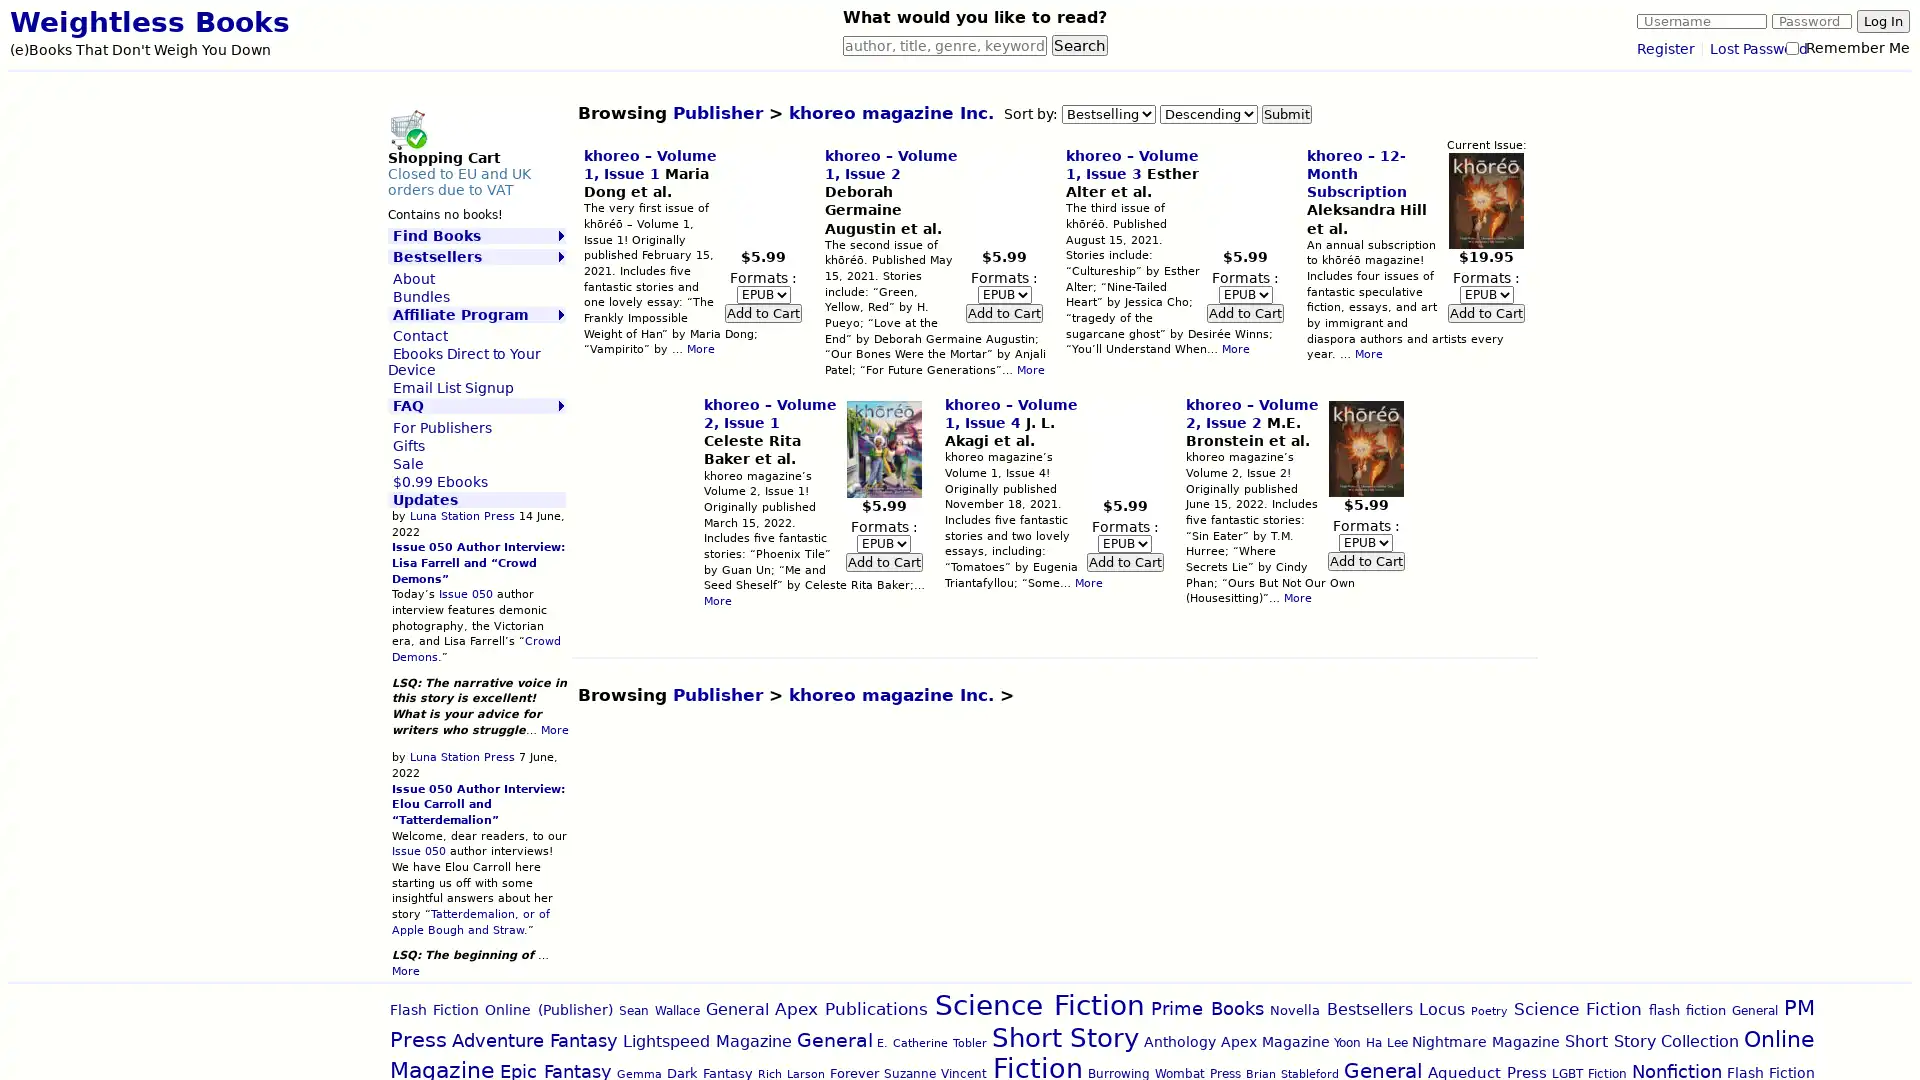 The height and width of the screenshot is (1080, 1920). What do you see at coordinates (762, 312) in the screenshot?
I see `Add to Cart` at bounding box center [762, 312].